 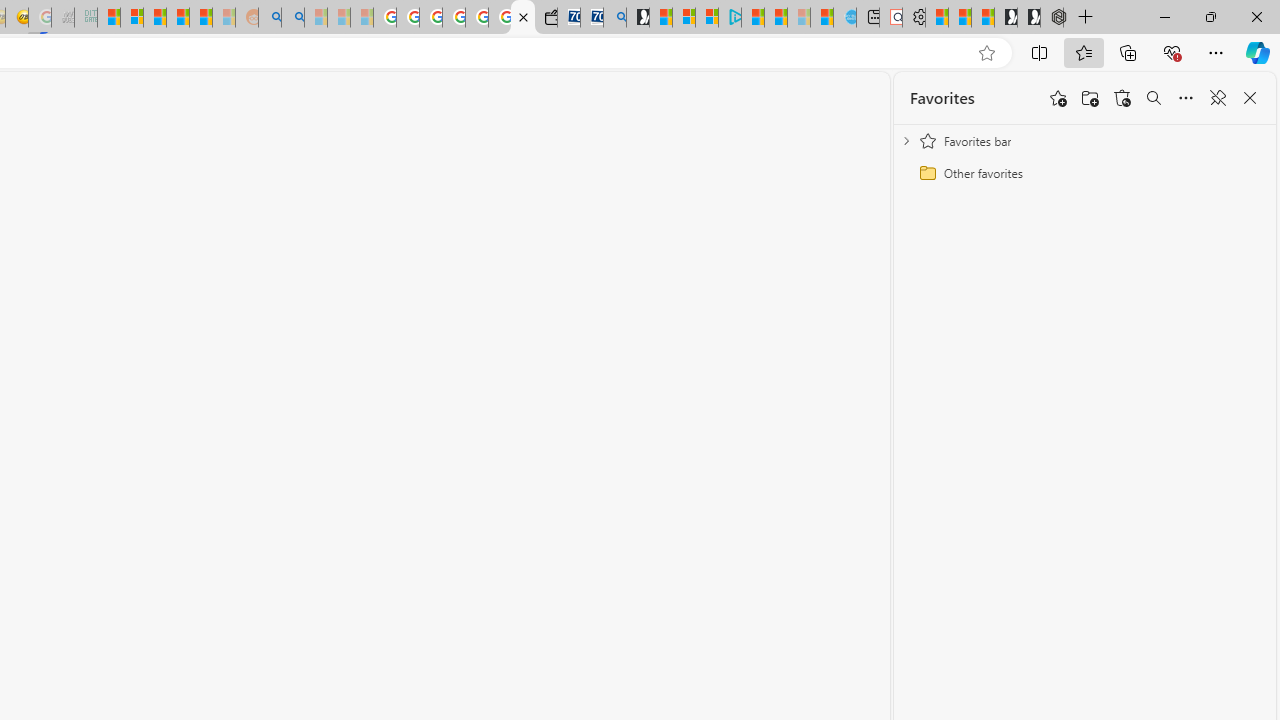 What do you see at coordinates (1088, 98) in the screenshot?
I see `'Add folder'` at bounding box center [1088, 98].